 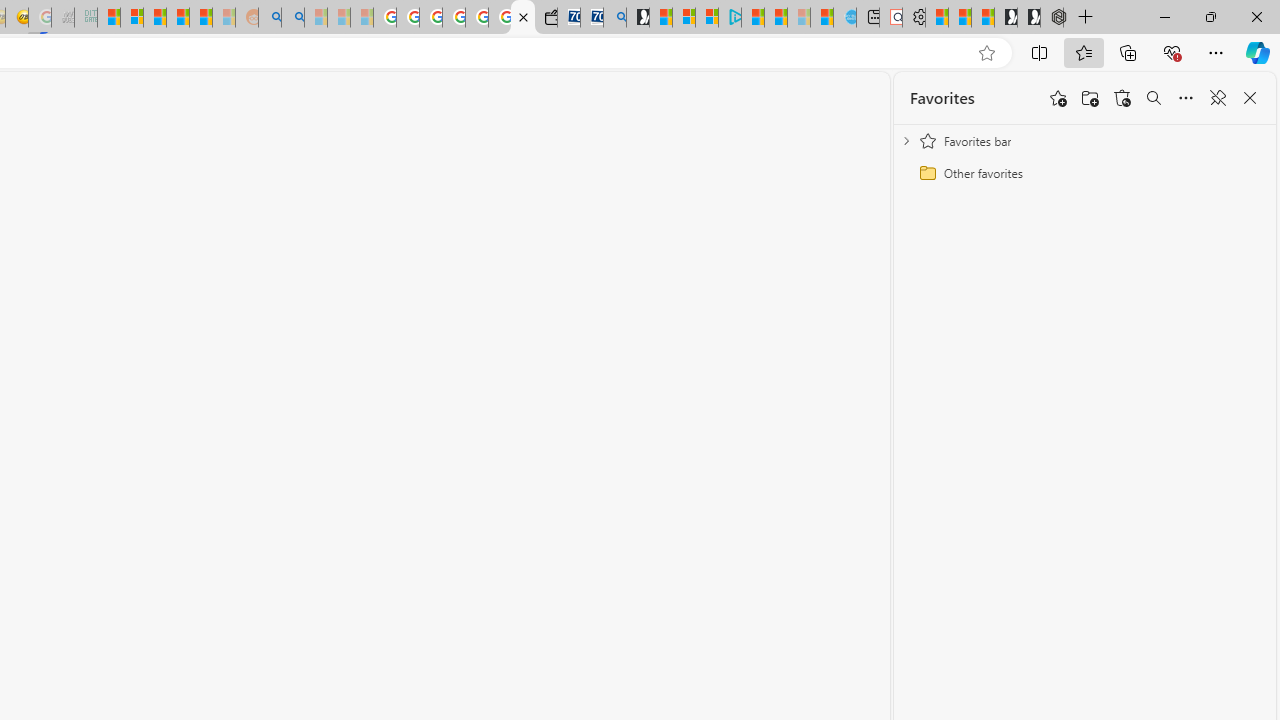 What do you see at coordinates (1088, 98) in the screenshot?
I see `'Add folder'` at bounding box center [1088, 98].